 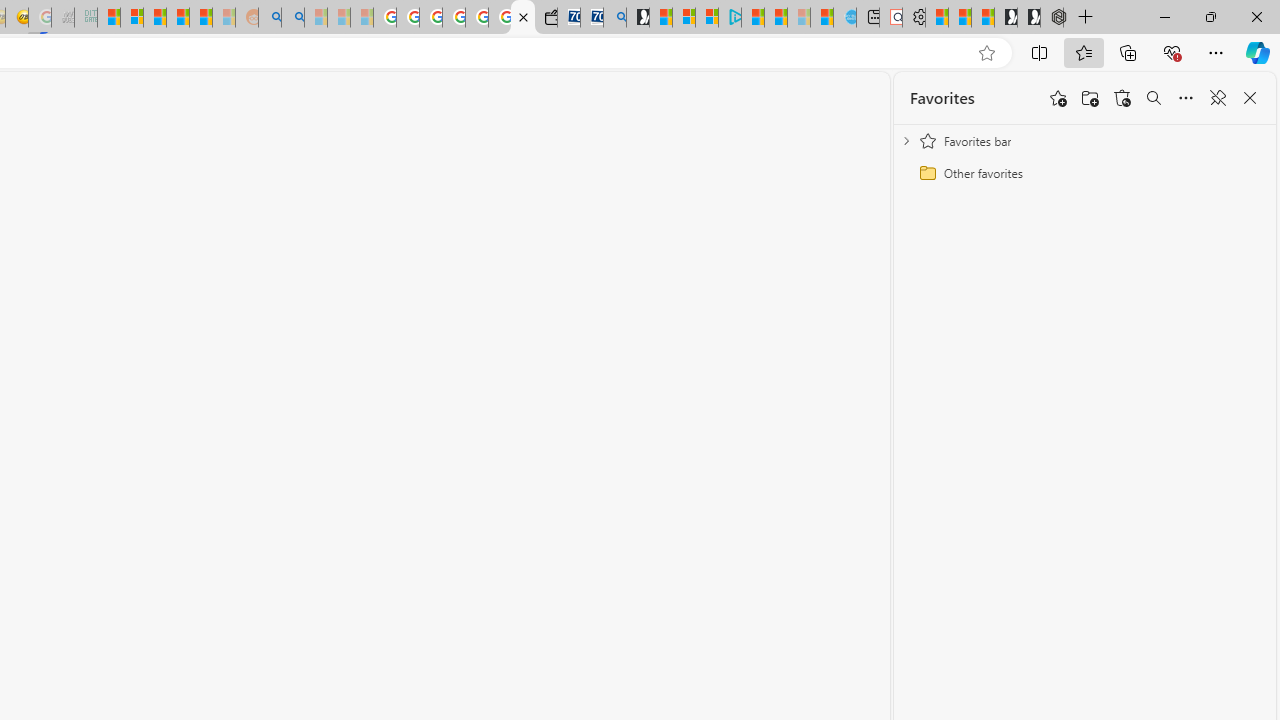 What do you see at coordinates (1088, 98) in the screenshot?
I see `'Add folder'` at bounding box center [1088, 98].